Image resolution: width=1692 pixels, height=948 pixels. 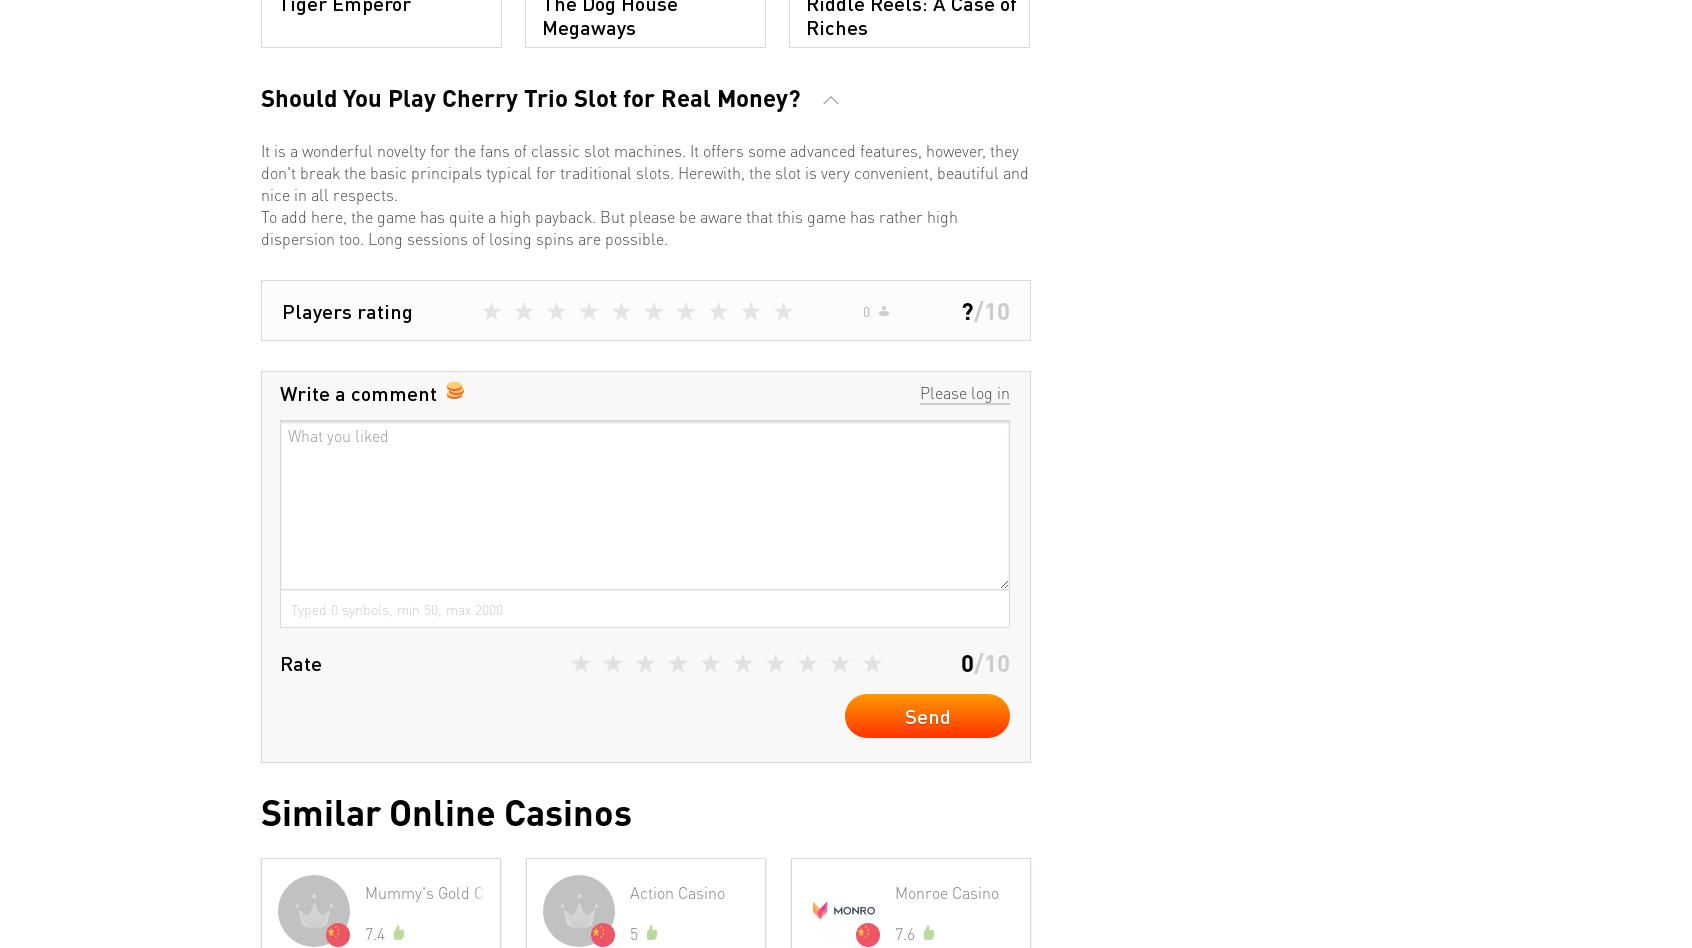 What do you see at coordinates (644, 170) in the screenshot?
I see `'It is a wonderful novelty for the fans of classic slot machines. It offers some advanced features, however, they don't break the basic principals typical for traditional slots. Herewith, the slot is very convenient, beautiful and nice in all respects.'` at bounding box center [644, 170].